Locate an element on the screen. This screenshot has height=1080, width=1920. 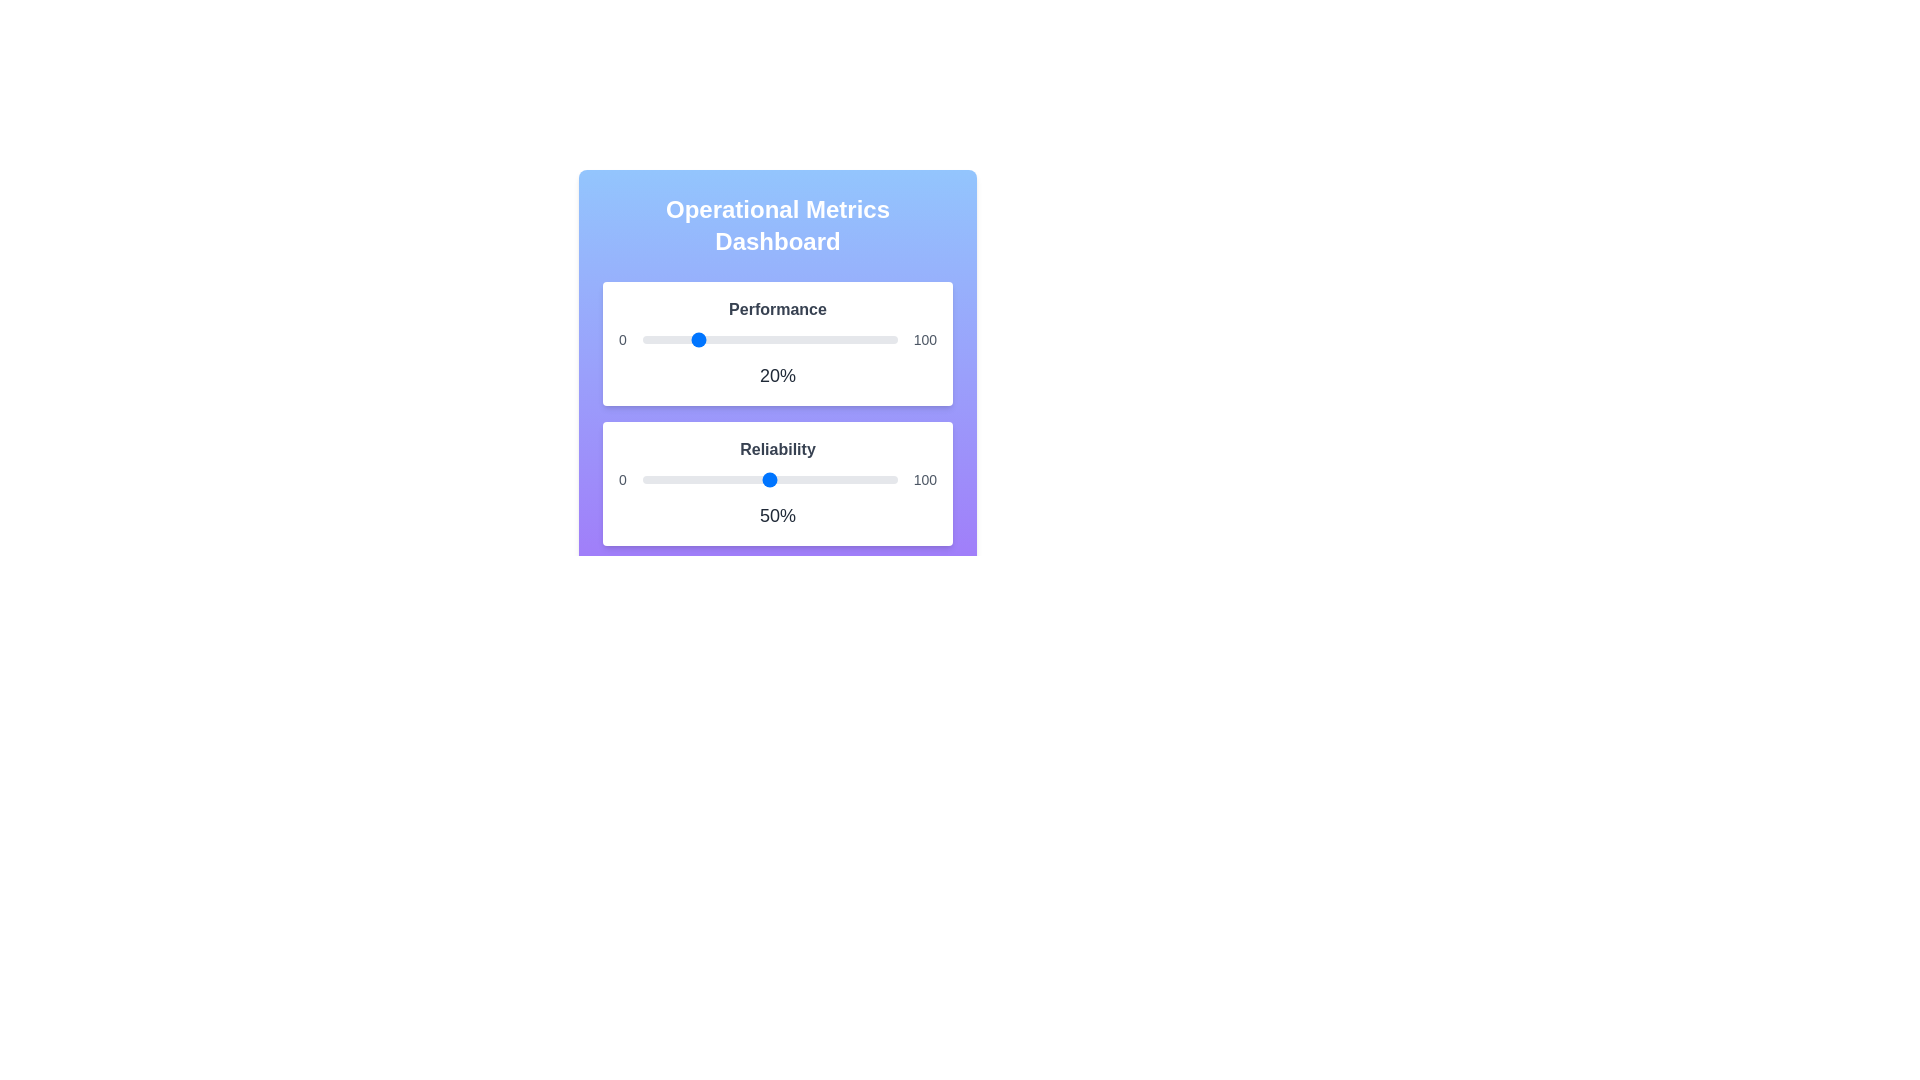
the reliability slider is located at coordinates (808, 479).